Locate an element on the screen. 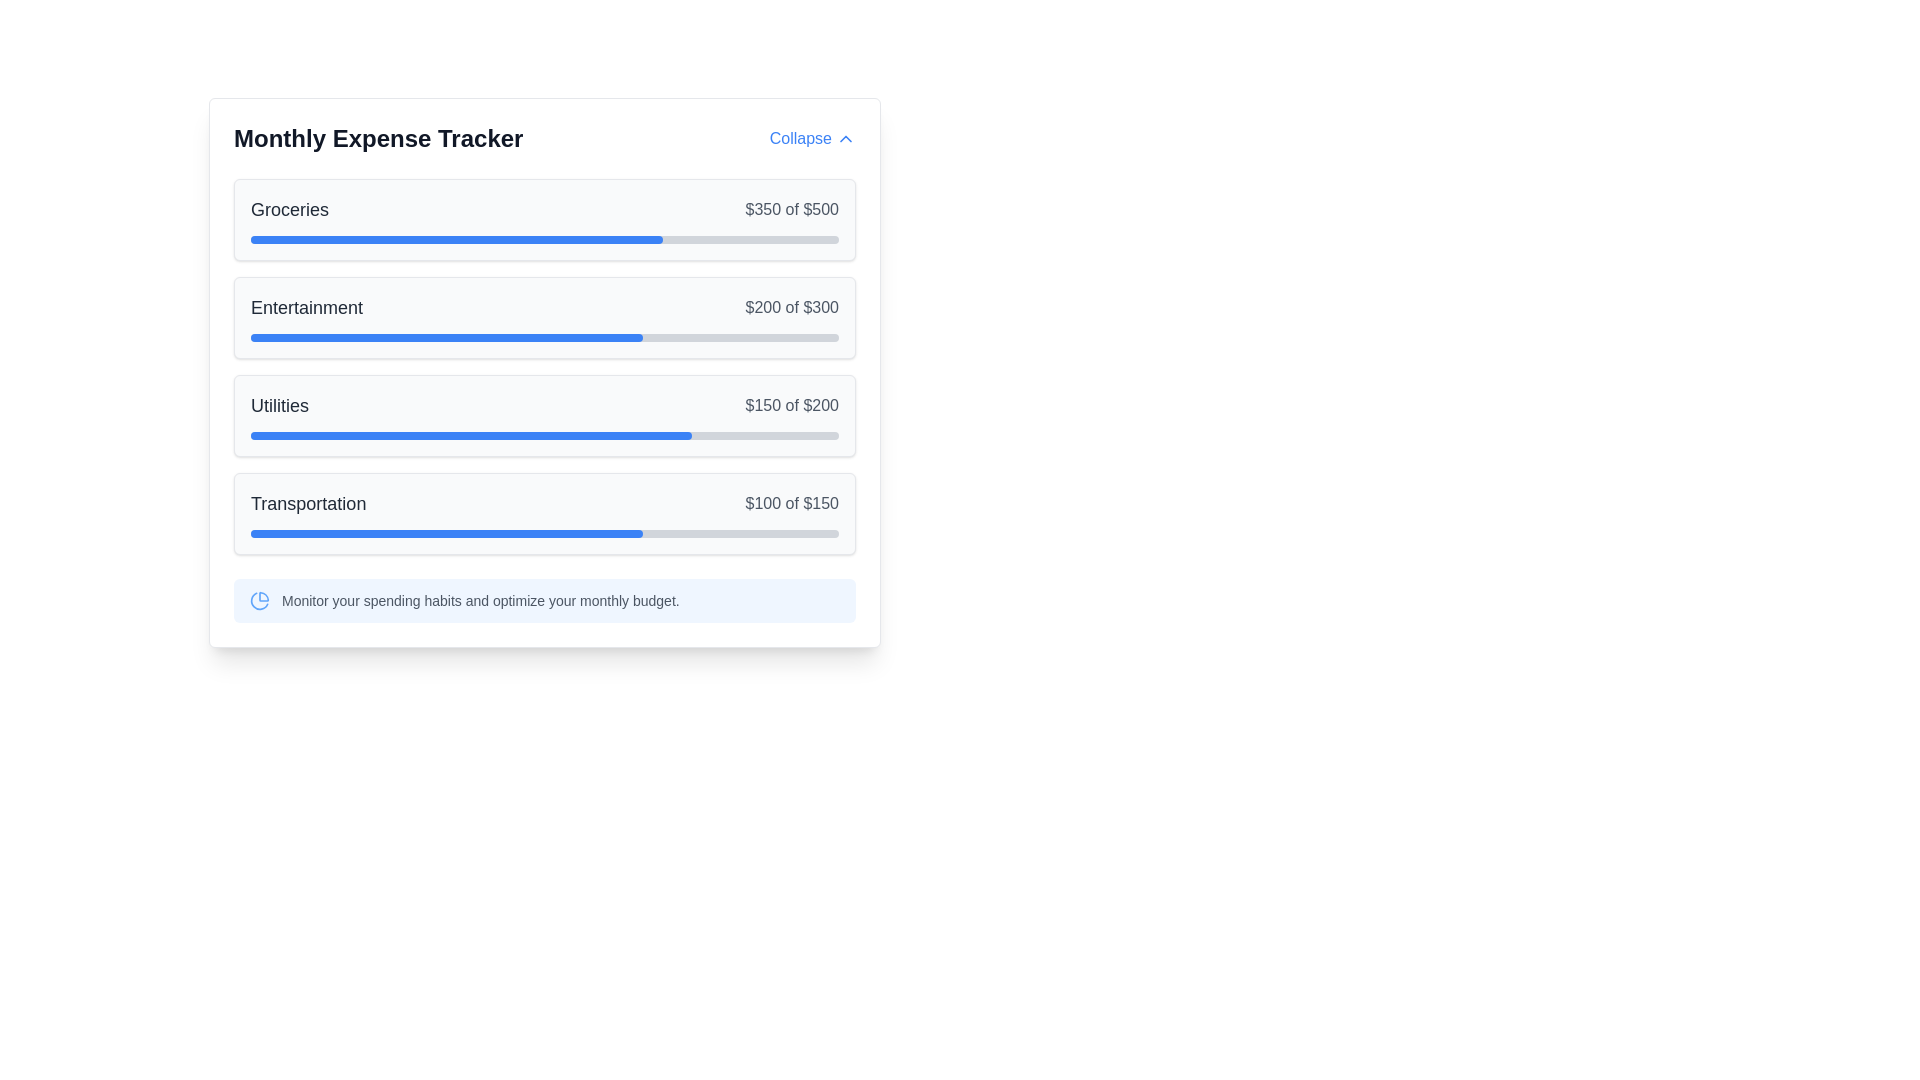 The height and width of the screenshot is (1080, 1920). the Budget Summary Component displaying 'Groceries' with a budget summary of '$350 of $500' and a progress bar, which is the first entry in the list under 'Monthly Expense Tracker' is located at coordinates (545, 219).